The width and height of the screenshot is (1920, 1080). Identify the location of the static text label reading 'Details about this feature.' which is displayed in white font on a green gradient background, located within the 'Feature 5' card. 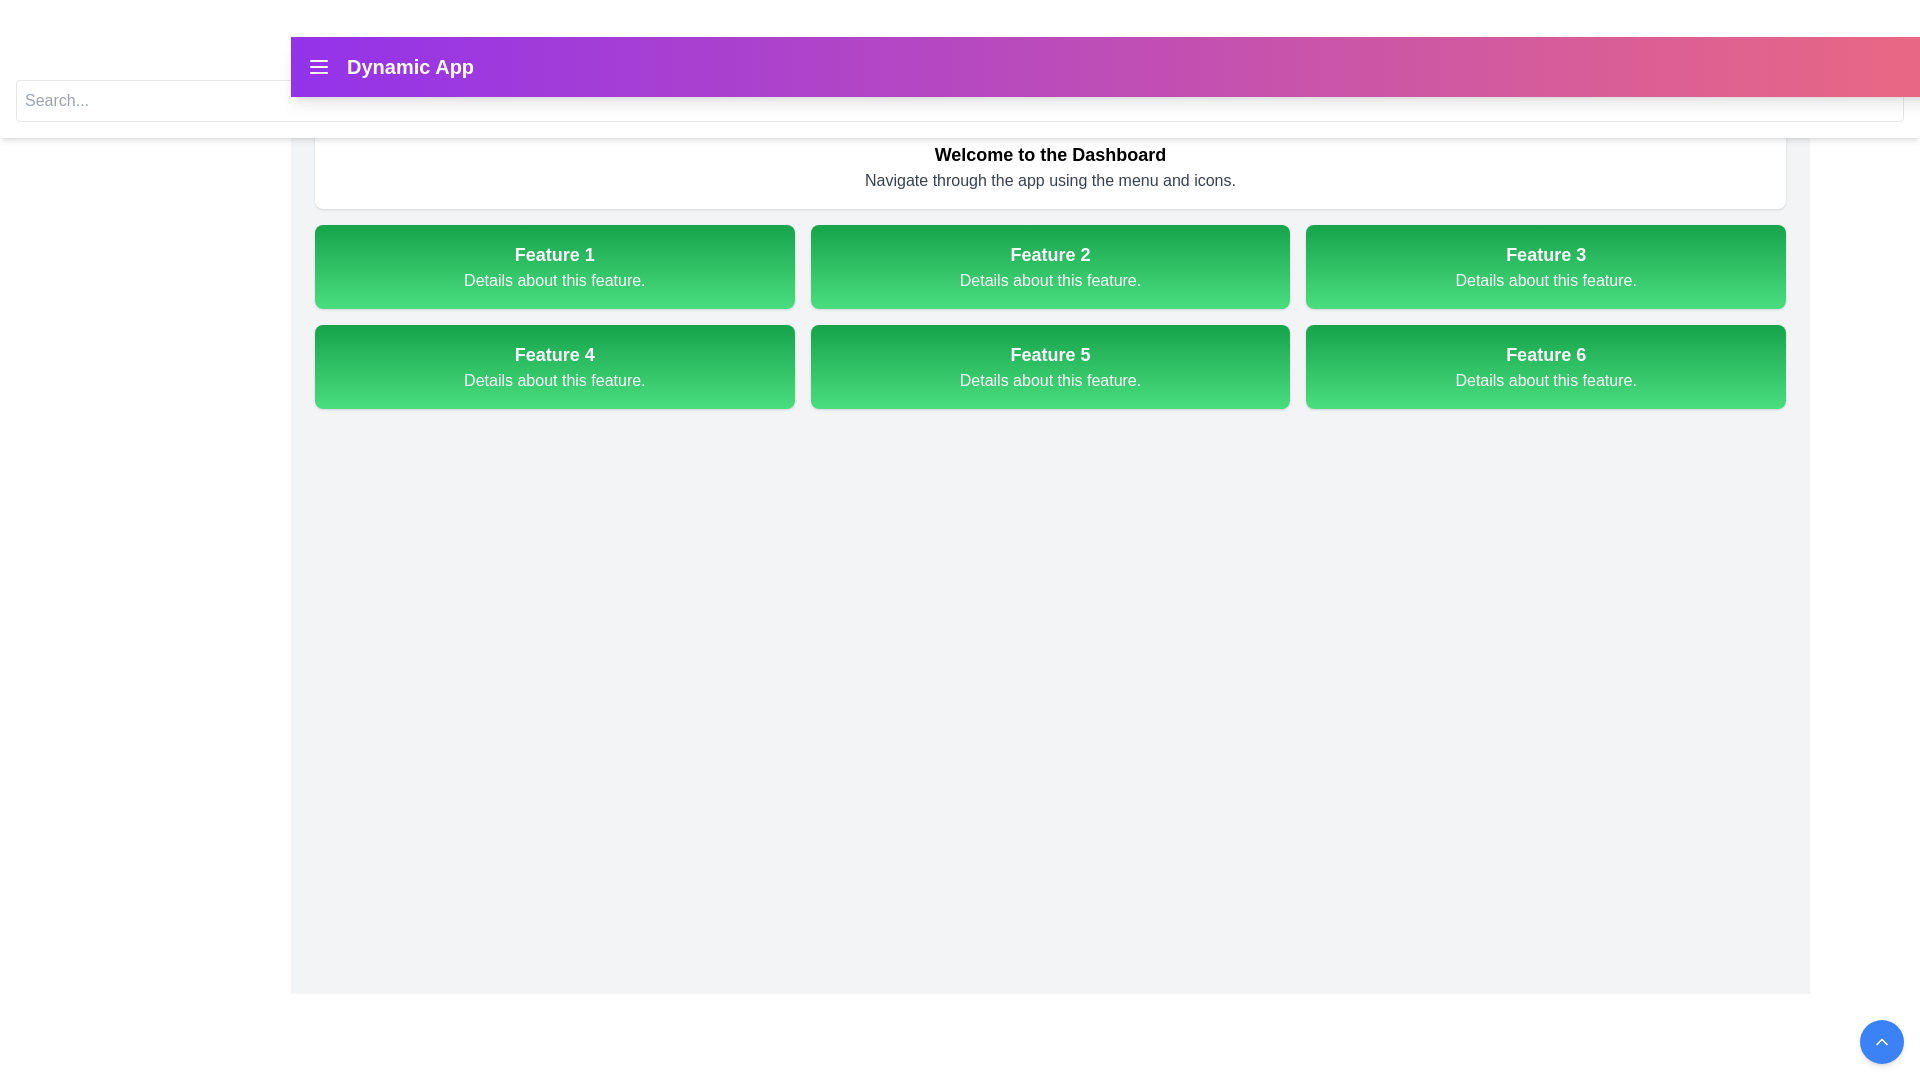
(1049, 381).